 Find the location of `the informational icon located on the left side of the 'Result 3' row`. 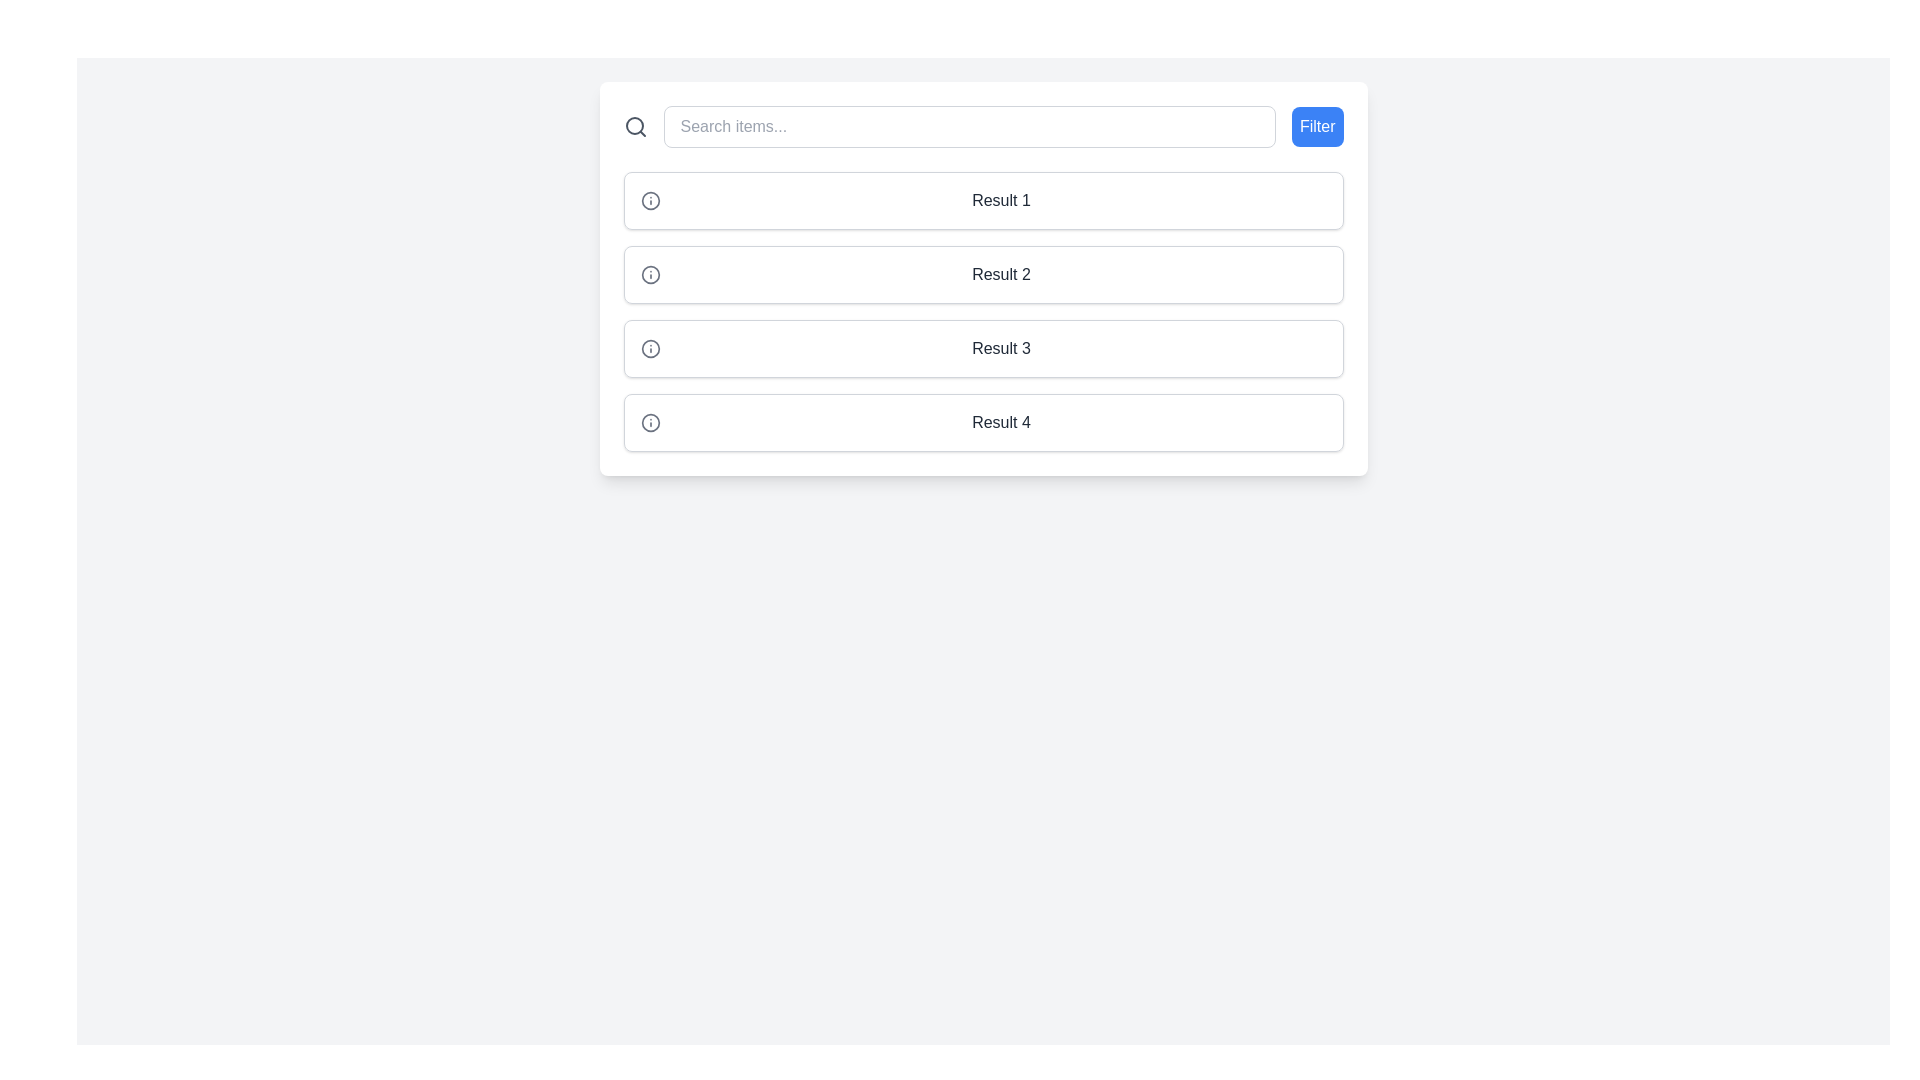

the informational icon located on the left side of the 'Result 3' row is located at coordinates (650, 347).